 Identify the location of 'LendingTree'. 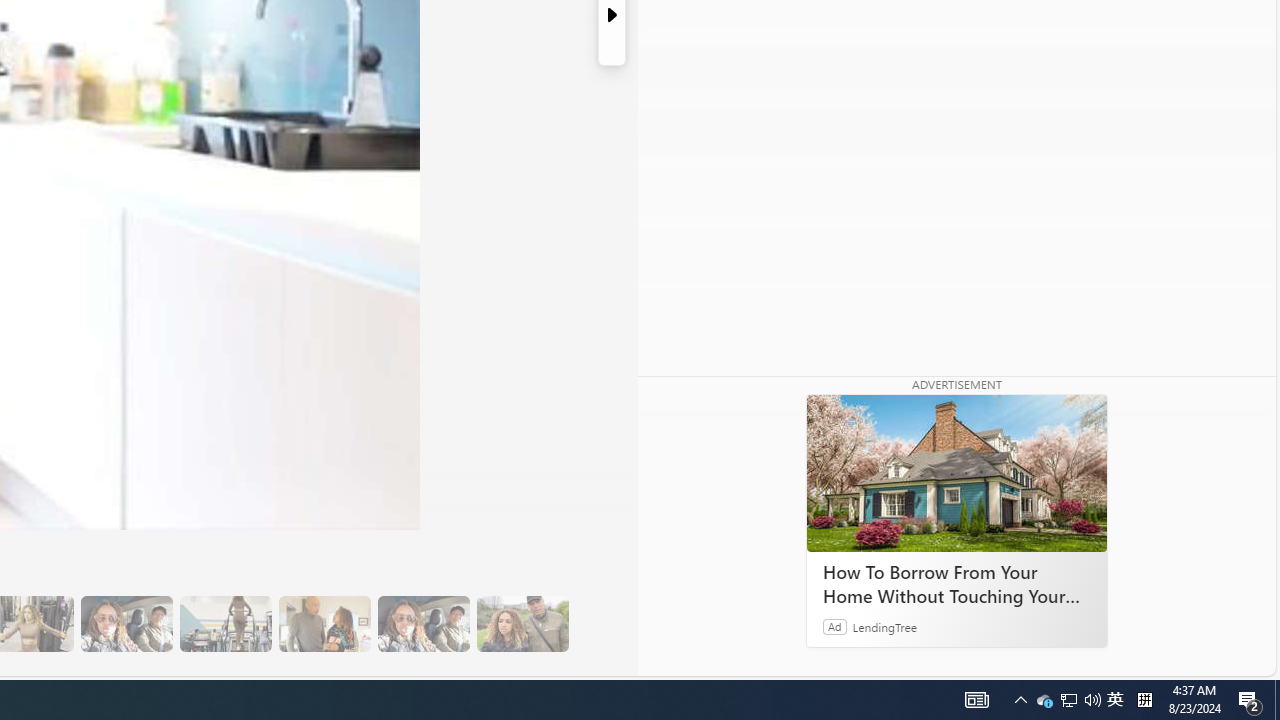
(884, 625).